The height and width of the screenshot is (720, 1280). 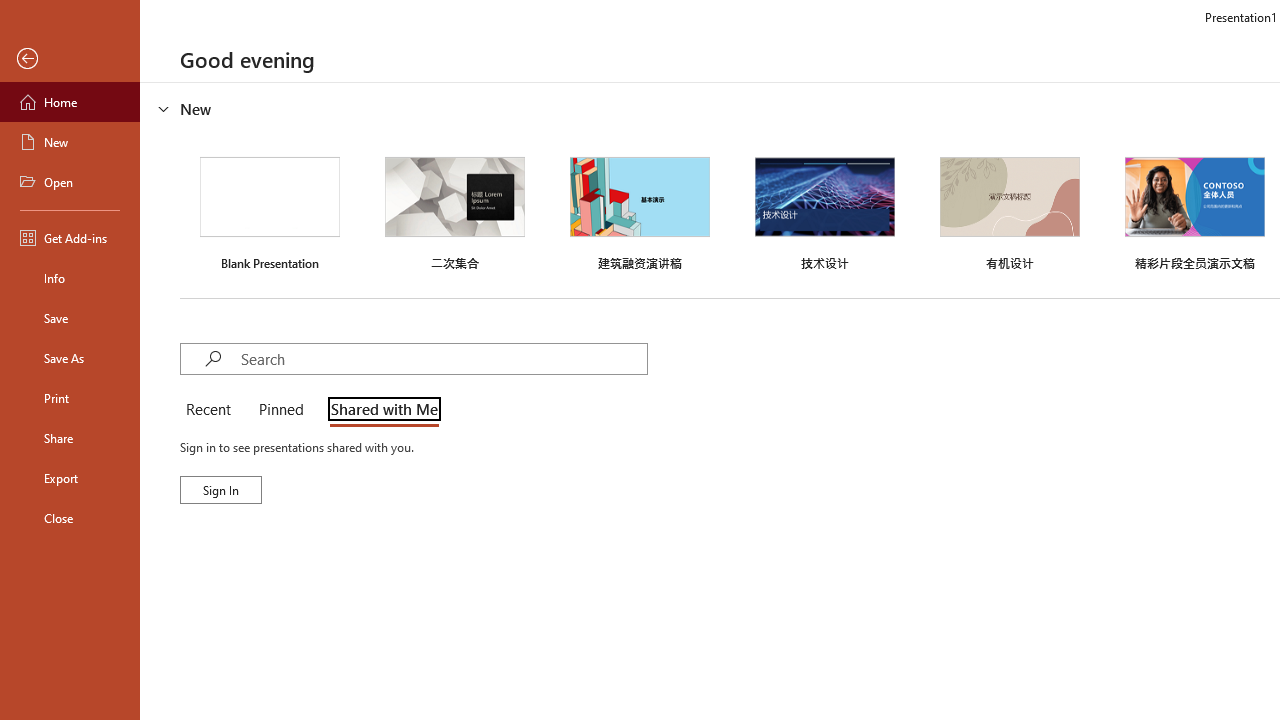 What do you see at coordinates (212, 410) in the screenshot?
I see `'Recent'` at bounding box center [212, 410].